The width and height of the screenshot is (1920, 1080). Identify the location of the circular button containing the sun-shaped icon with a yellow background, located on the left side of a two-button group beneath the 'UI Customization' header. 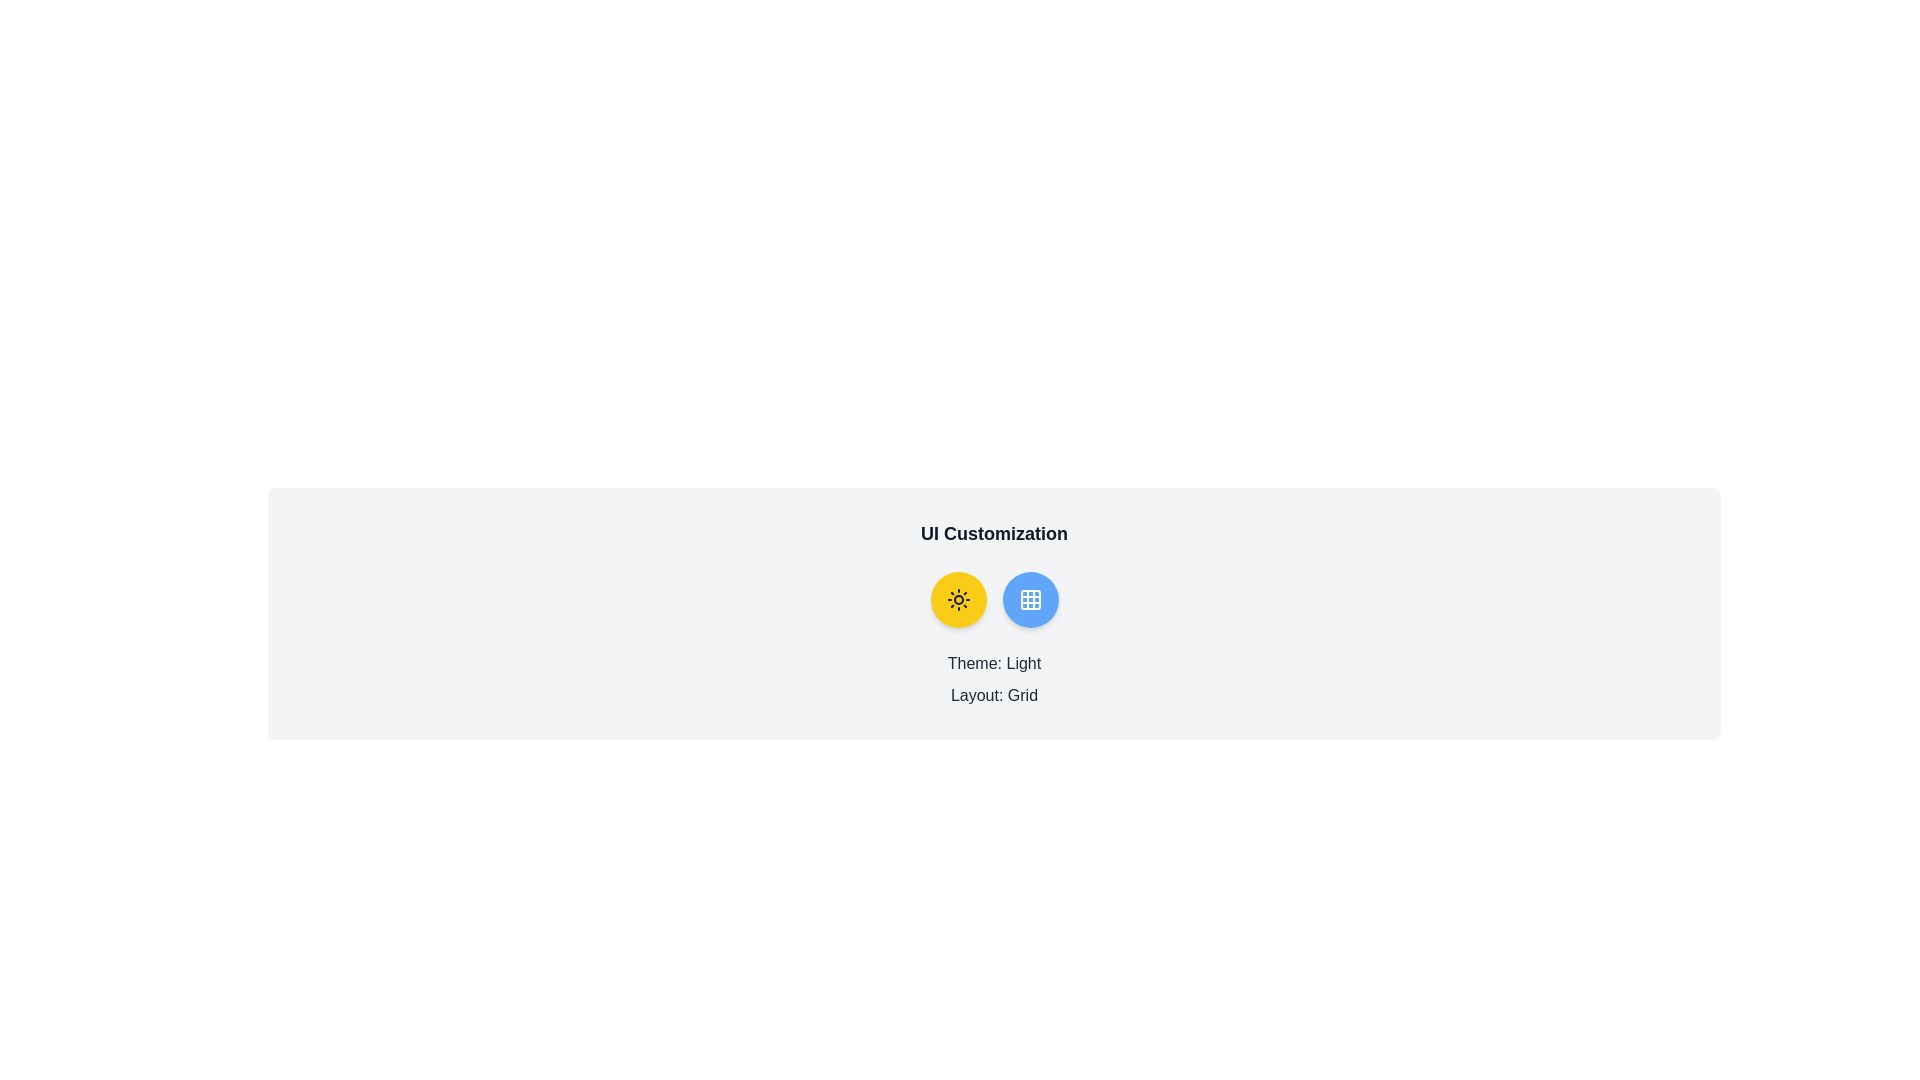
(957, 599).